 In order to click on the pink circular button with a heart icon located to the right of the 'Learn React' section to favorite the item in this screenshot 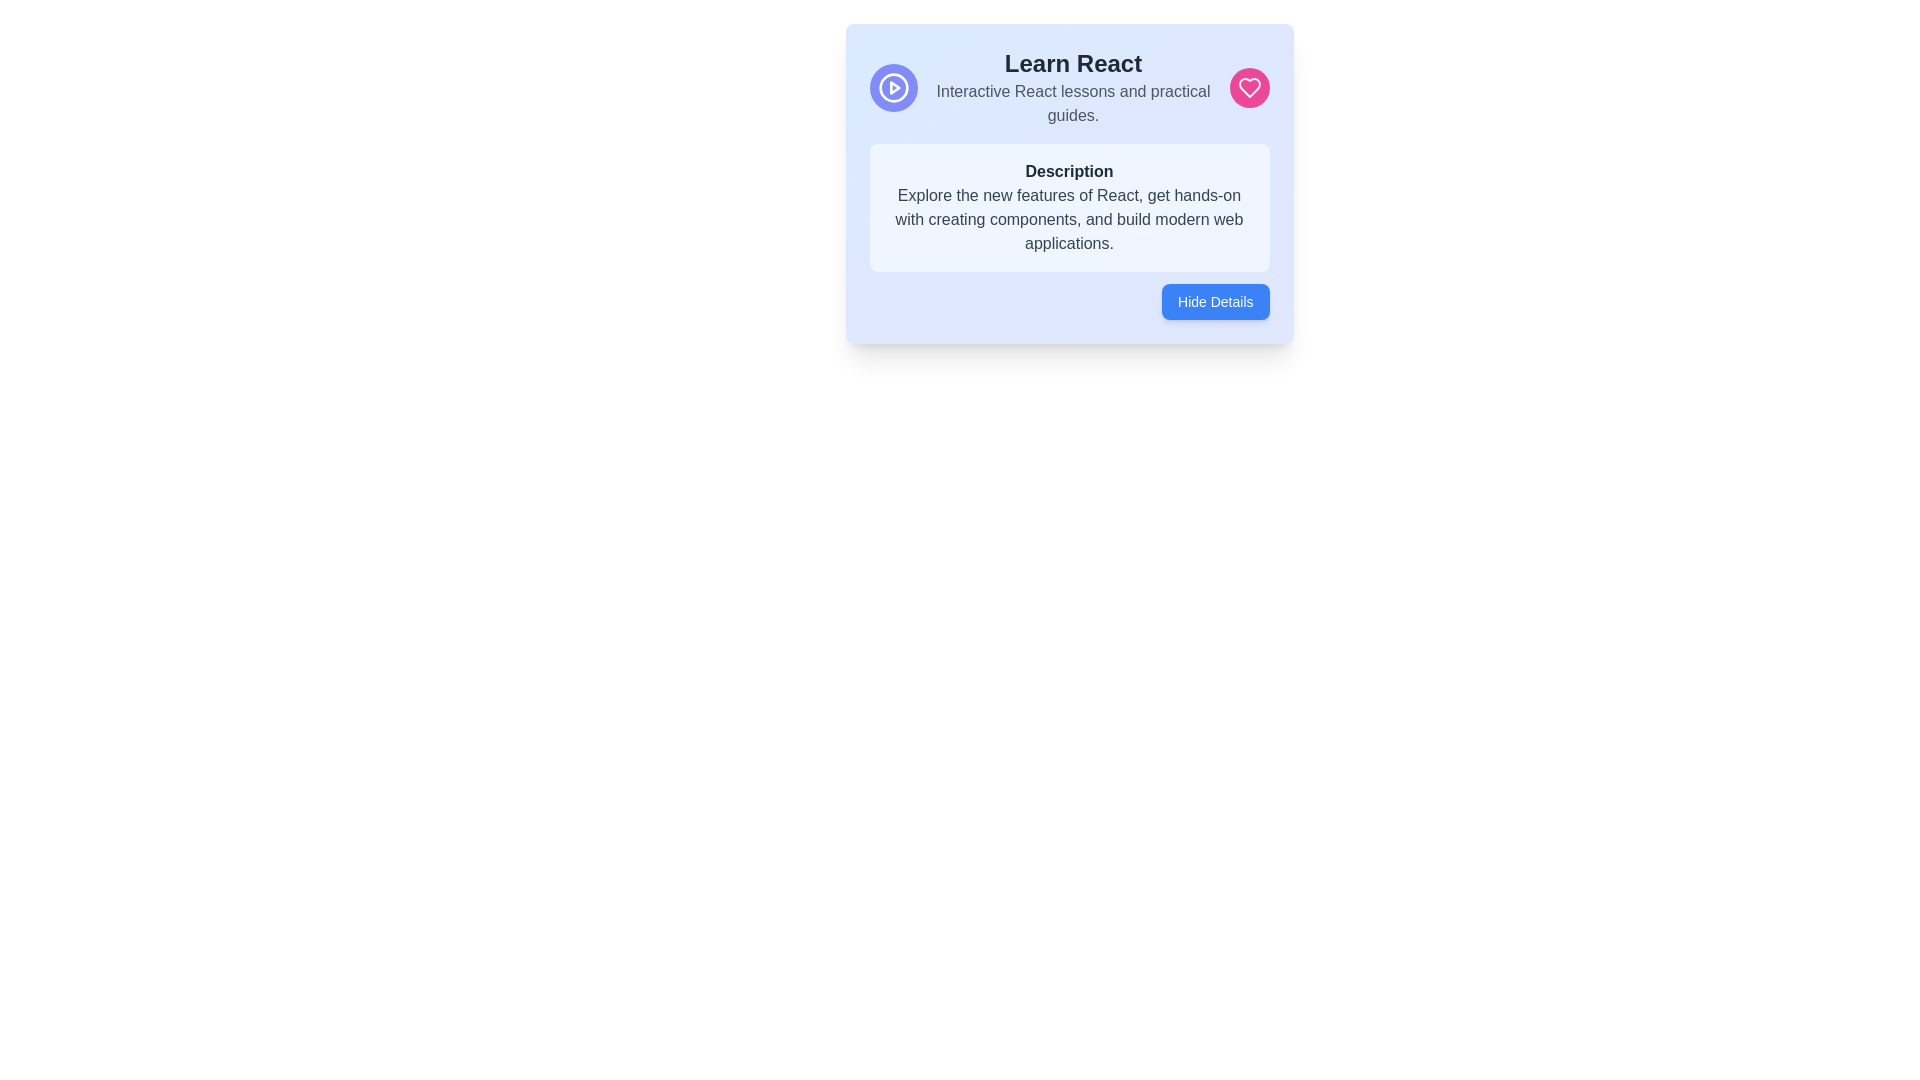, I will do `click(1248, 87)`.